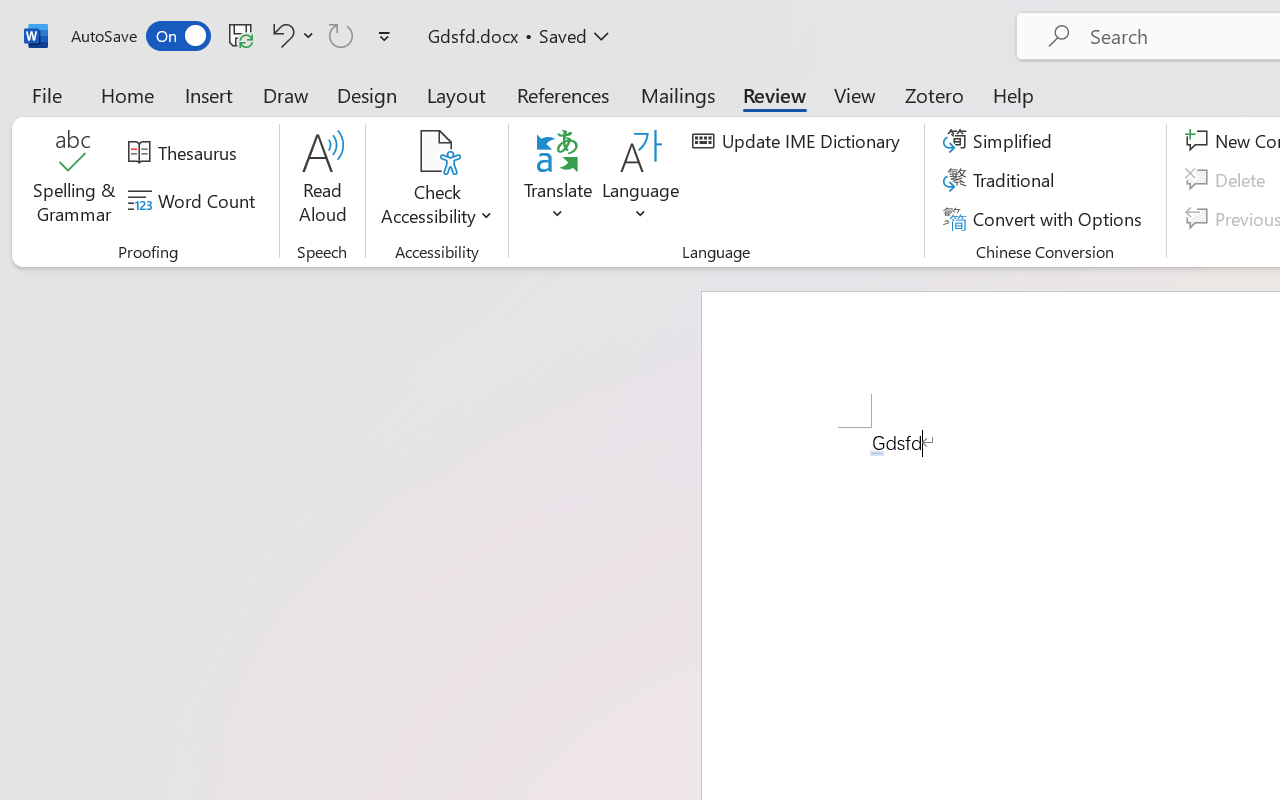 Image resolution: width=1280 pixels, height=800 pixels. What do you see at coordinates (798, 141) in the screenshot?
I see `'Update IME Dictionary...'` at bounding box center [798, 141].